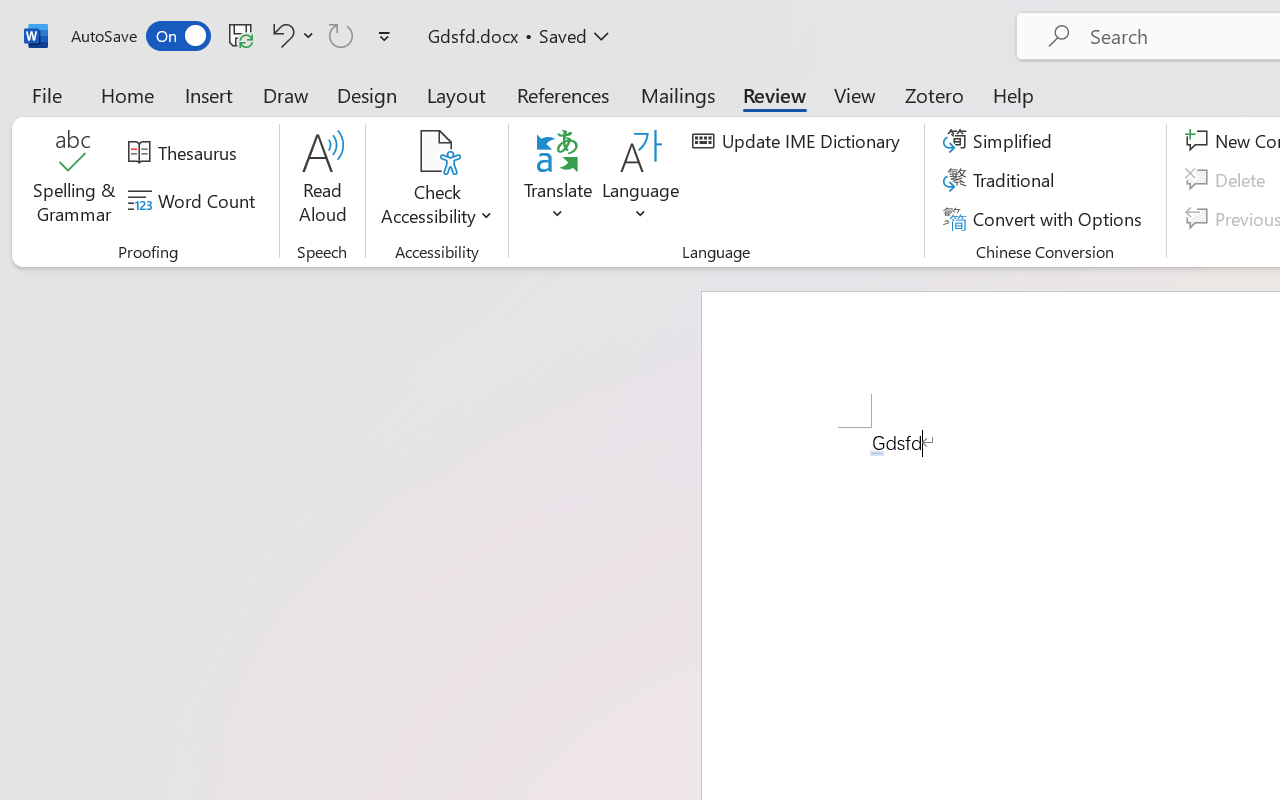 Image resolution: width=1280 pixels, height=800 pixels. What do you see at coordinates (798, 141) in the screenshot?
I see `'Update IME Dictionary...'` at bounding box center [798, 141].